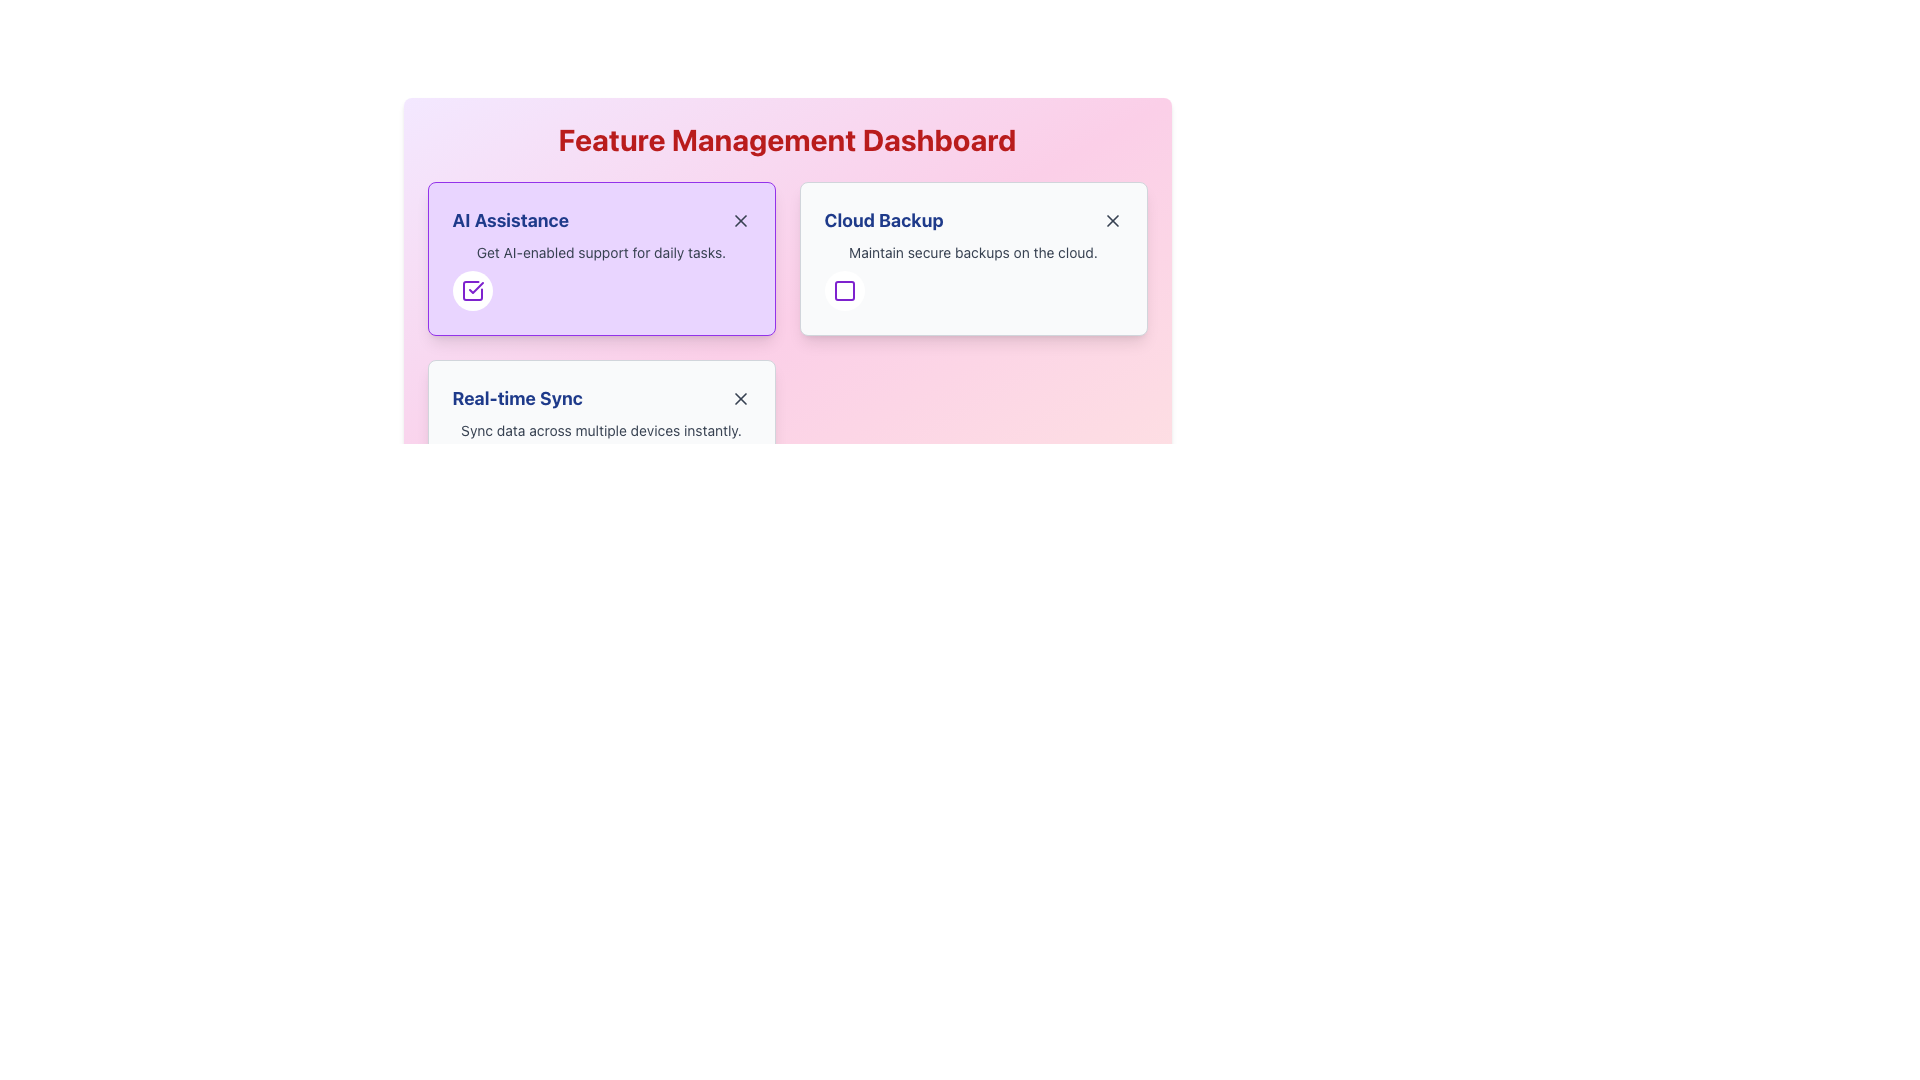 The width and height of the screenshot is (1920, 1080). Describe the element at coordinates (739, 398) in the screenshot. I see `the cross icon in the upper-right corner of the 'Real-time Sync' panel` at that location.